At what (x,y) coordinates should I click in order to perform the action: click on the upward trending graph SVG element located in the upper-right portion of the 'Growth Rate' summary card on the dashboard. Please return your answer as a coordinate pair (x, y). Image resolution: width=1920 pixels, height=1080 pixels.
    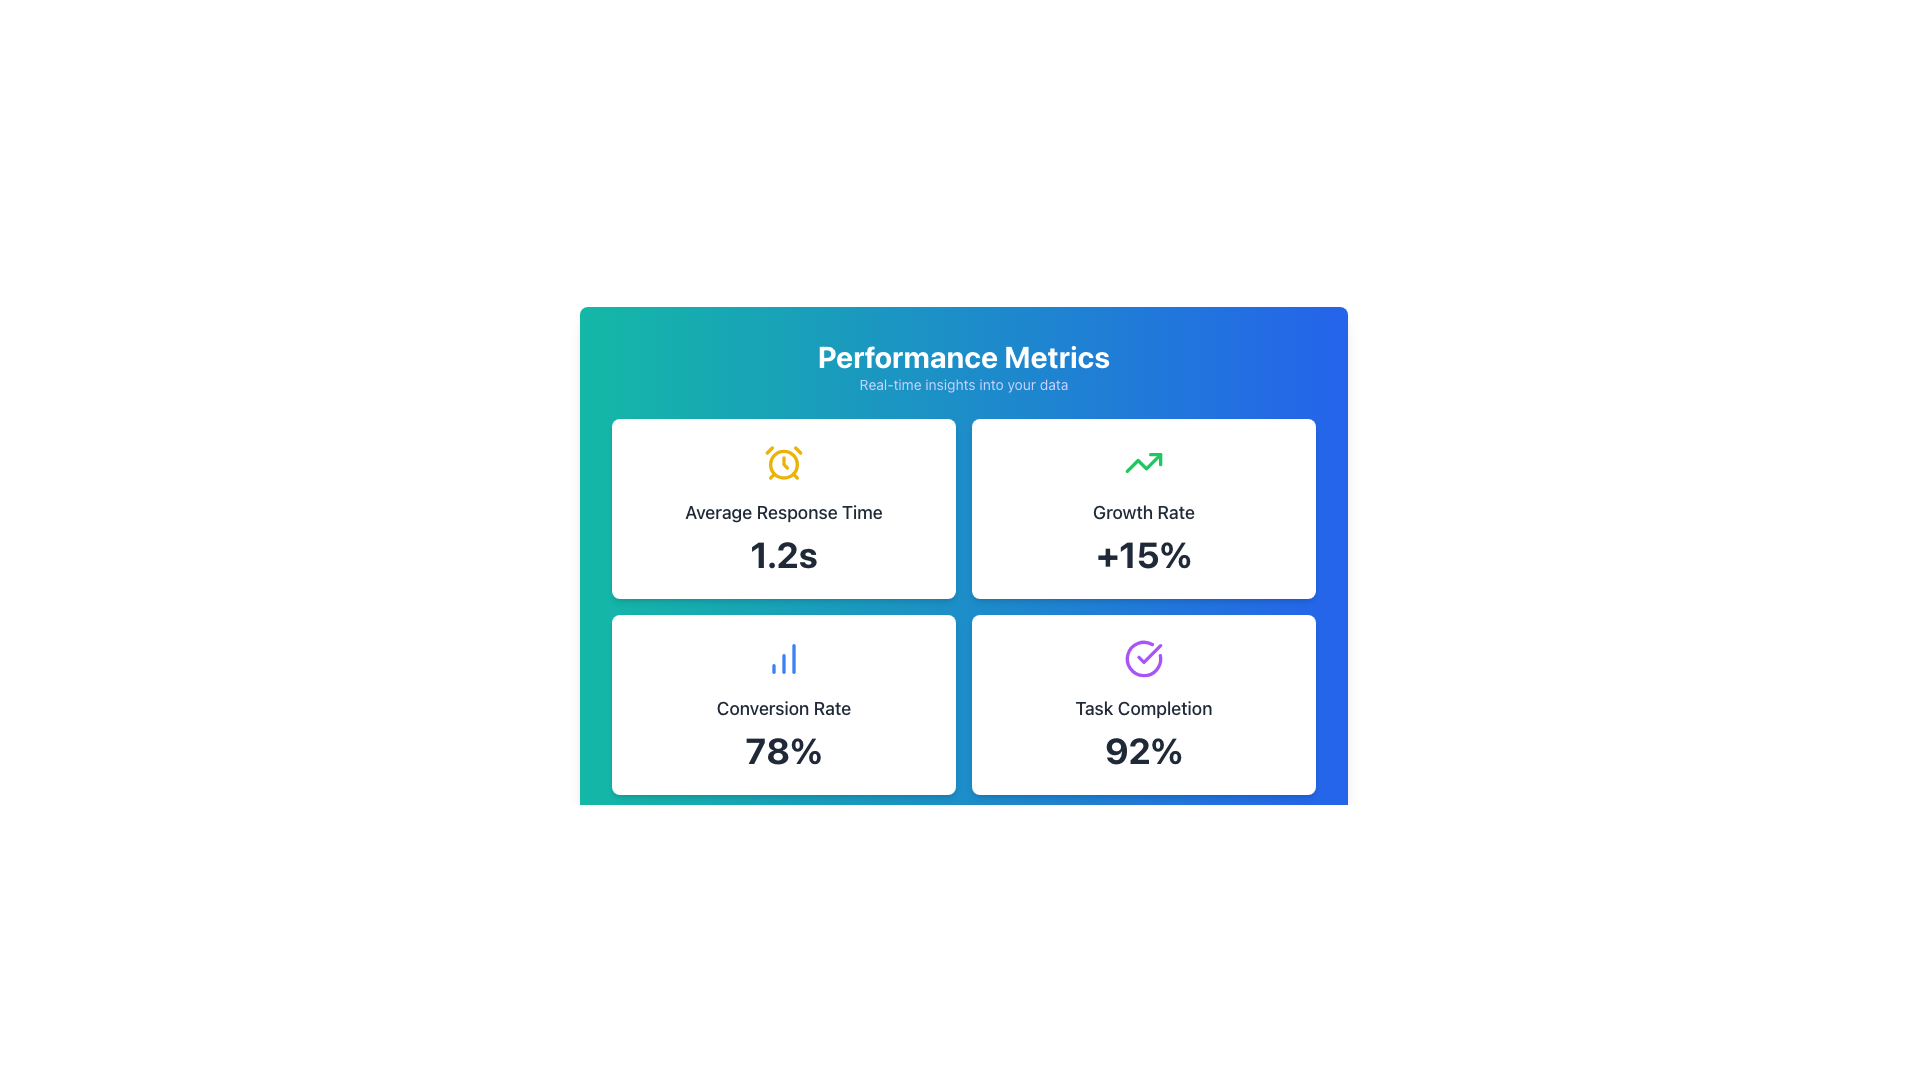
    Looking at the image, I should click on (1143, 462).